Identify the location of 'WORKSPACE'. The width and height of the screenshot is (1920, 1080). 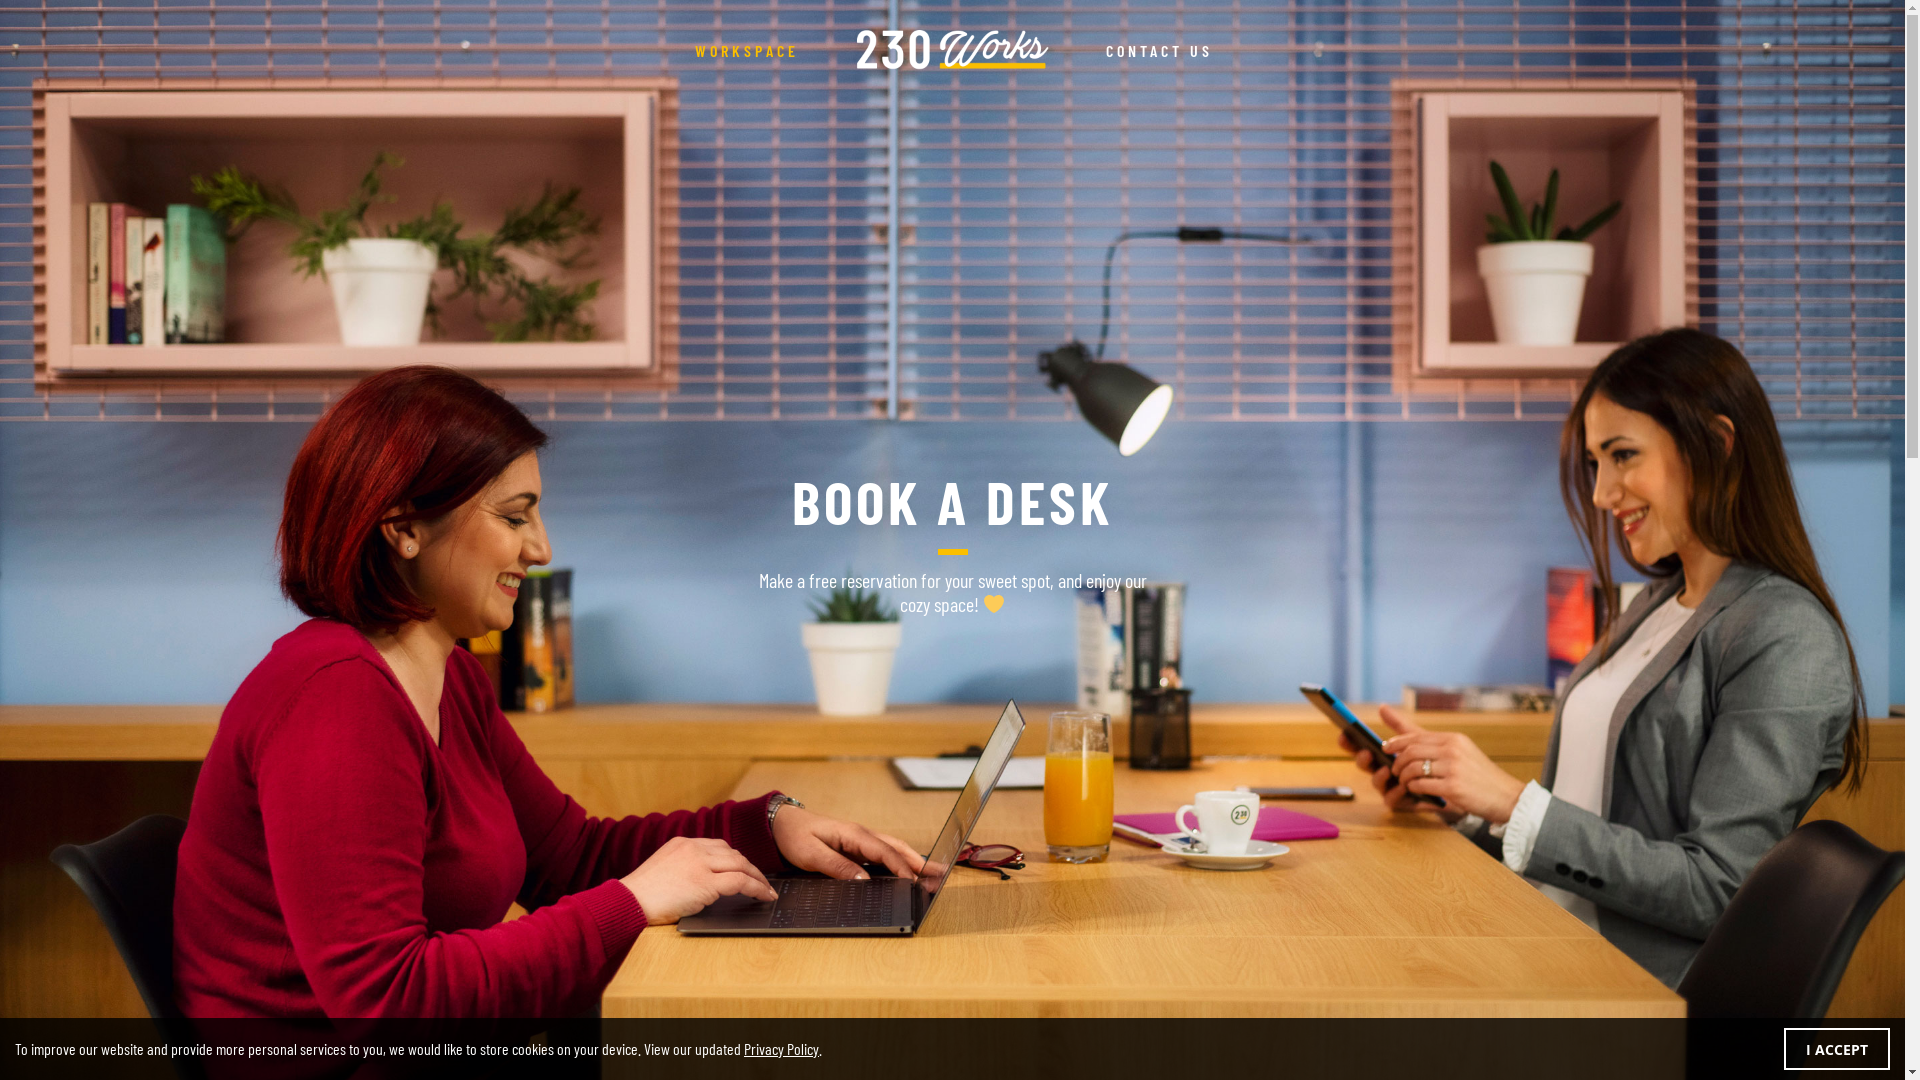
(670, 49).